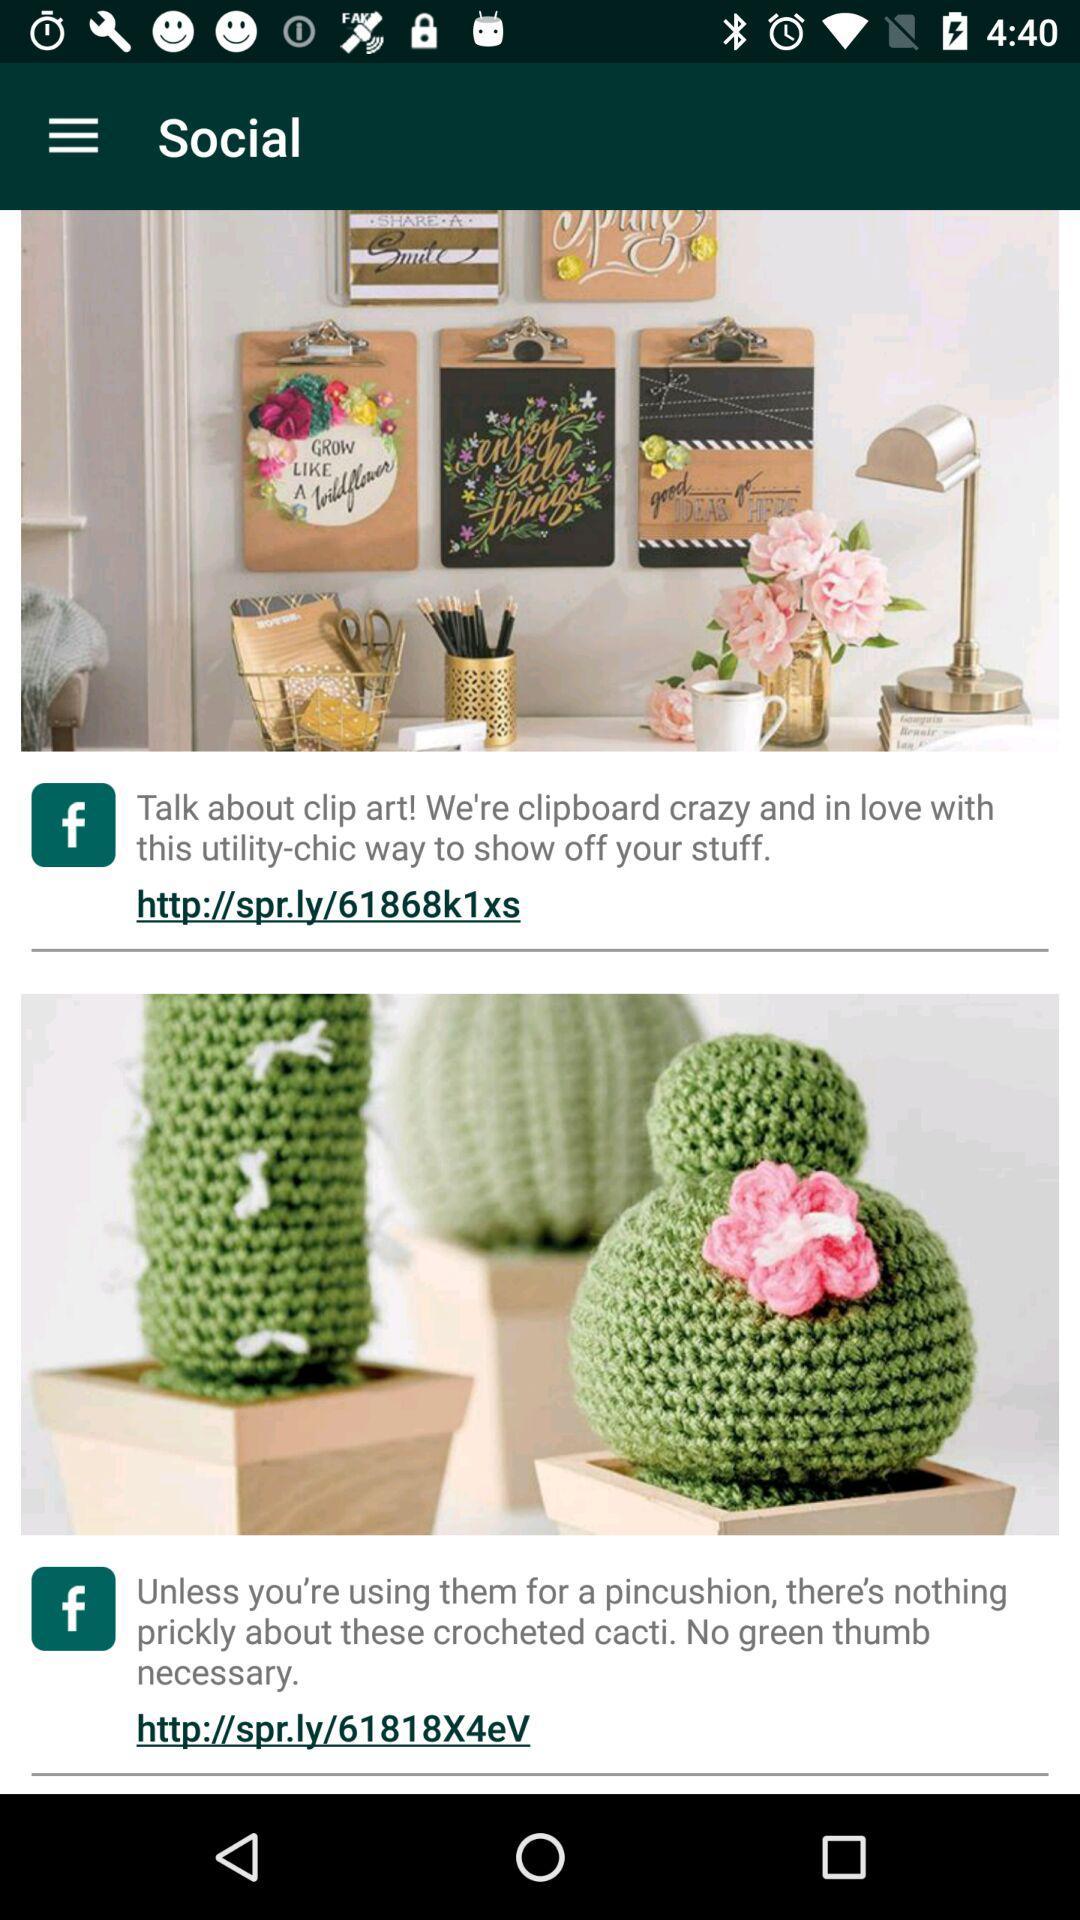 The width and height of the screenshot is (1080, 1920). Describe the element at coordinates (72, 135) in the screenshot. I see `the item next to the social app` at that location.